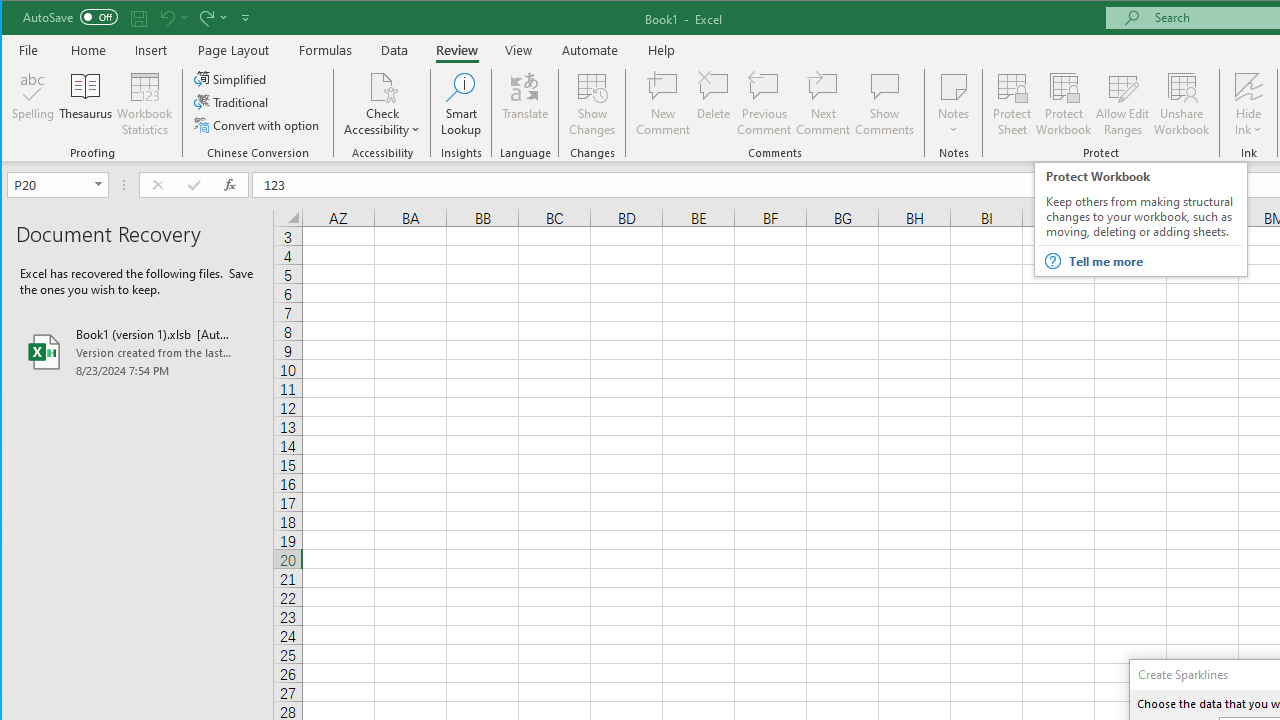  I want to click on 'Hide Ink', so click(1247, 85).